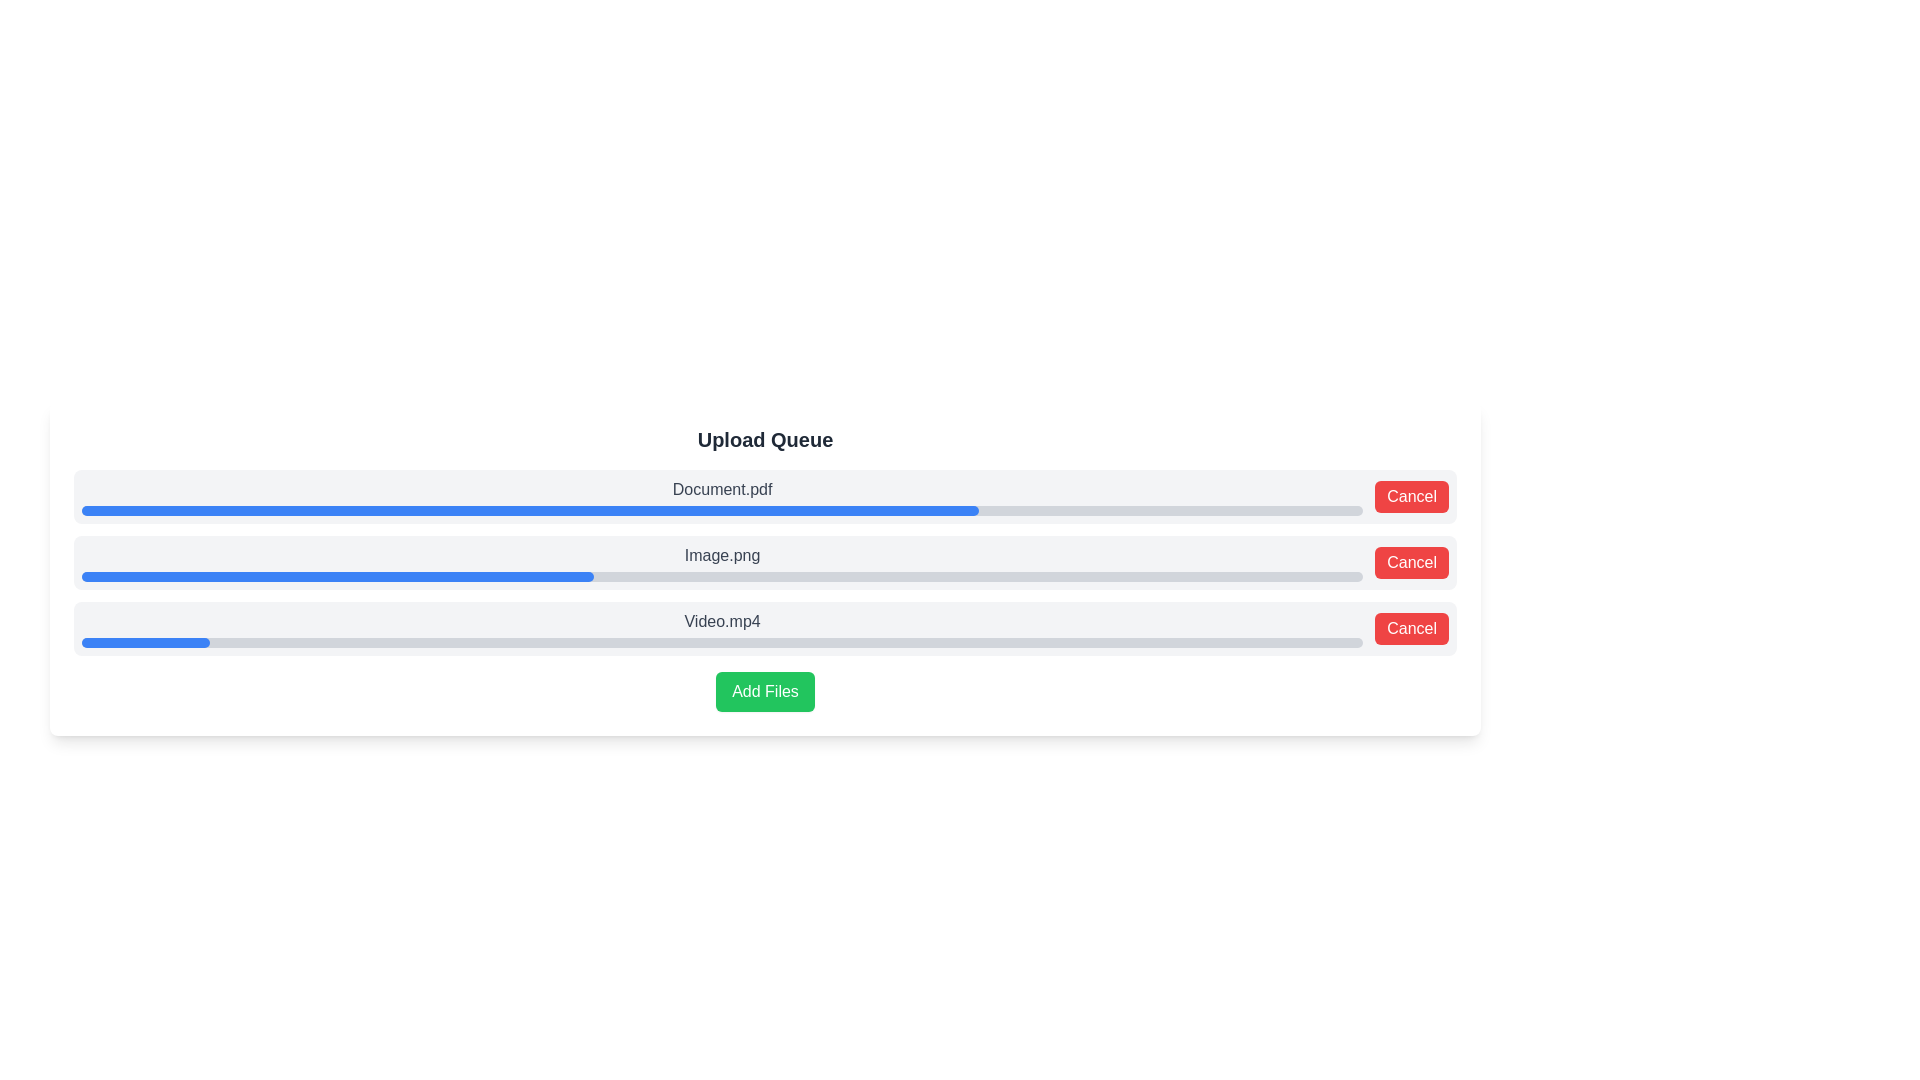 The height and width of the screenshot is (1080, 1920). I want to click on the progress bar representing the upload progress of the file named 'Image.png', so click(764, 563).